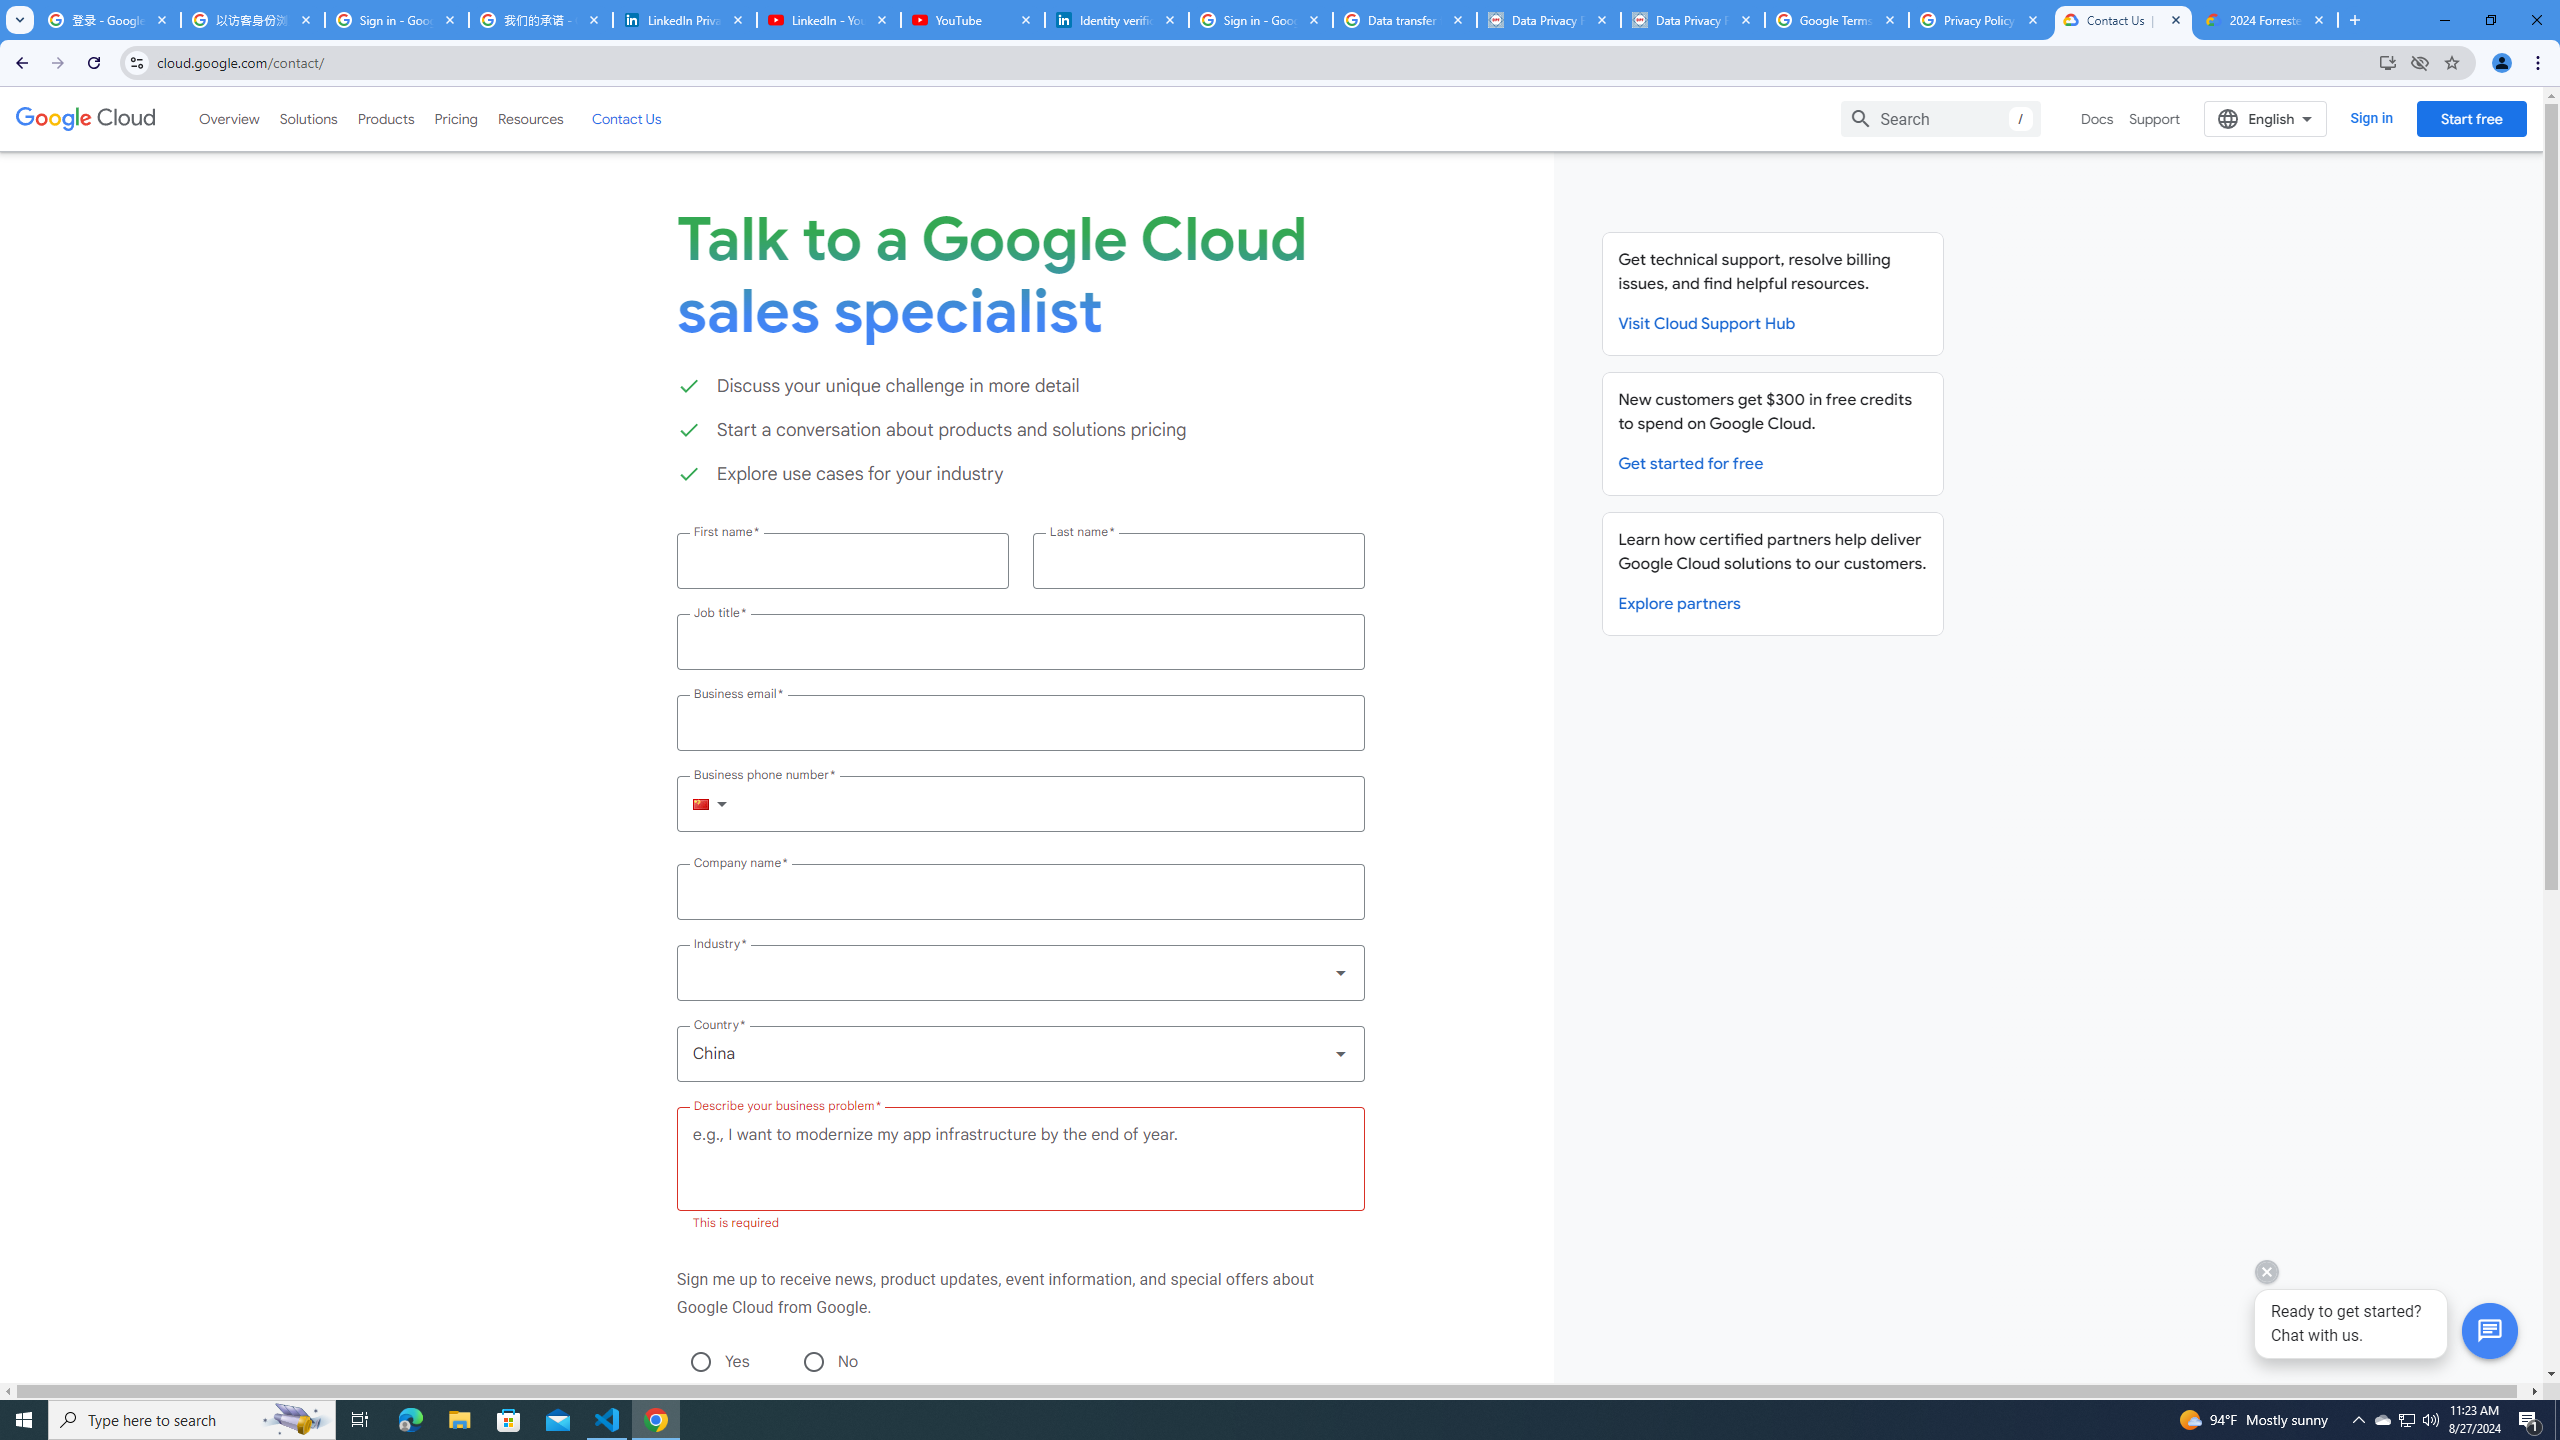 The image size is (2560, 1440). I want to click on 'Support', so click(2155, 118).